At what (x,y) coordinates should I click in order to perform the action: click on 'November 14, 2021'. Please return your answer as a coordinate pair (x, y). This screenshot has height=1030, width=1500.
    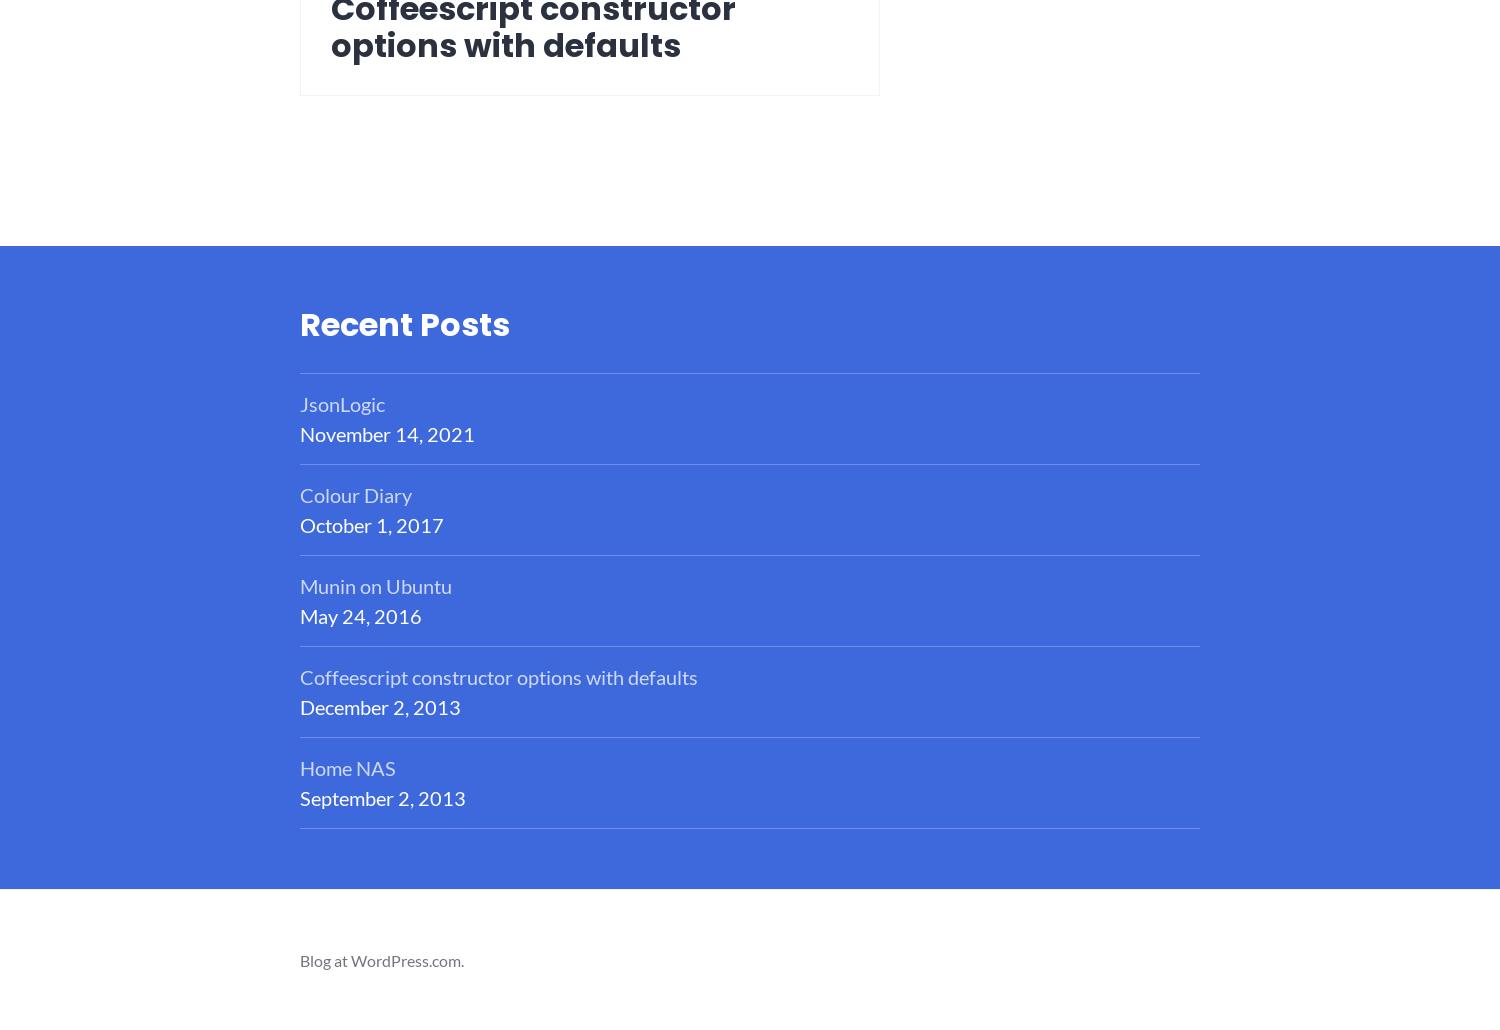
    Looking at the image, I should click on (387, 433).